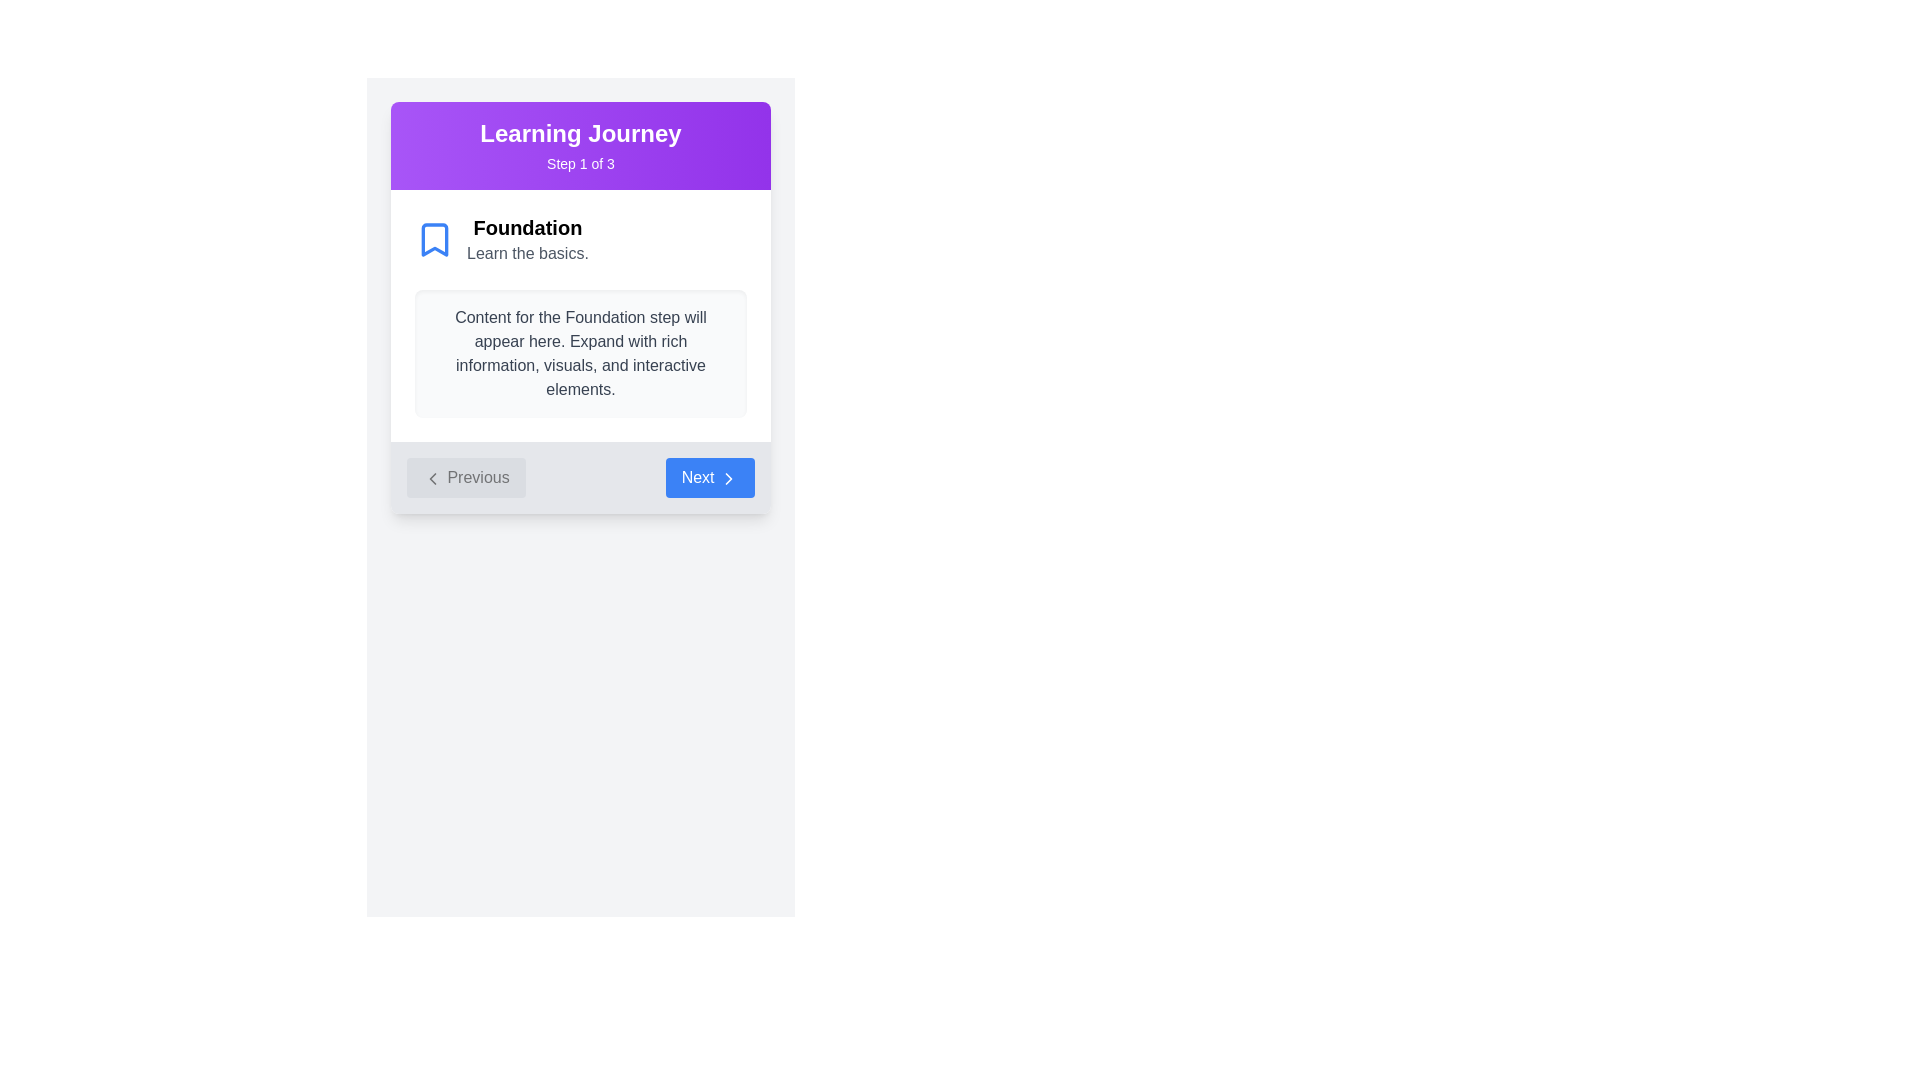 The height and width of the screenshot is (1080, 1920). I want to click on displayed information on the Foundation step Card located centrally within the Learning Journey interface, positioned below the header 'Step 1 of 3' and above the navigation buttons 'Previous' and 'Next', so click(579, 315).